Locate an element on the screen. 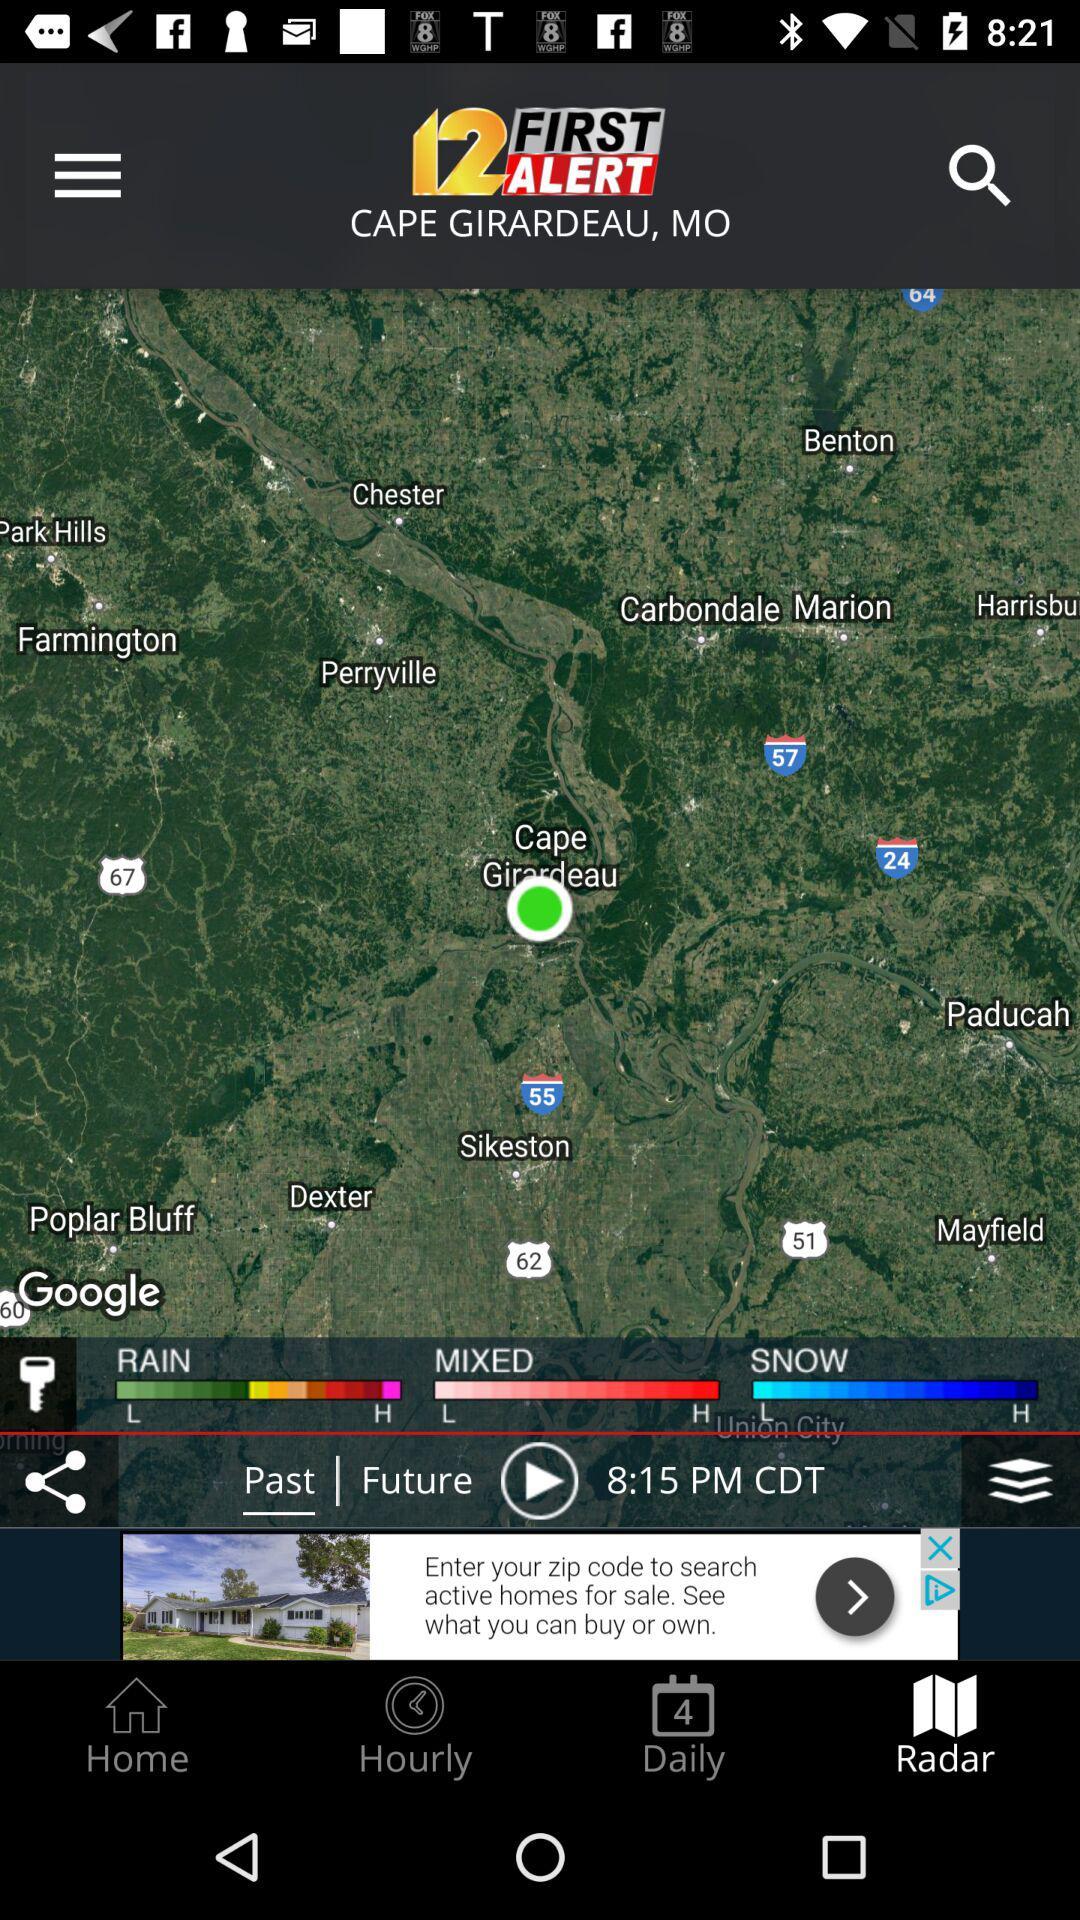 This screenshot has height=1920, width=1080. the share icon is located at coordinates (58, 1480).